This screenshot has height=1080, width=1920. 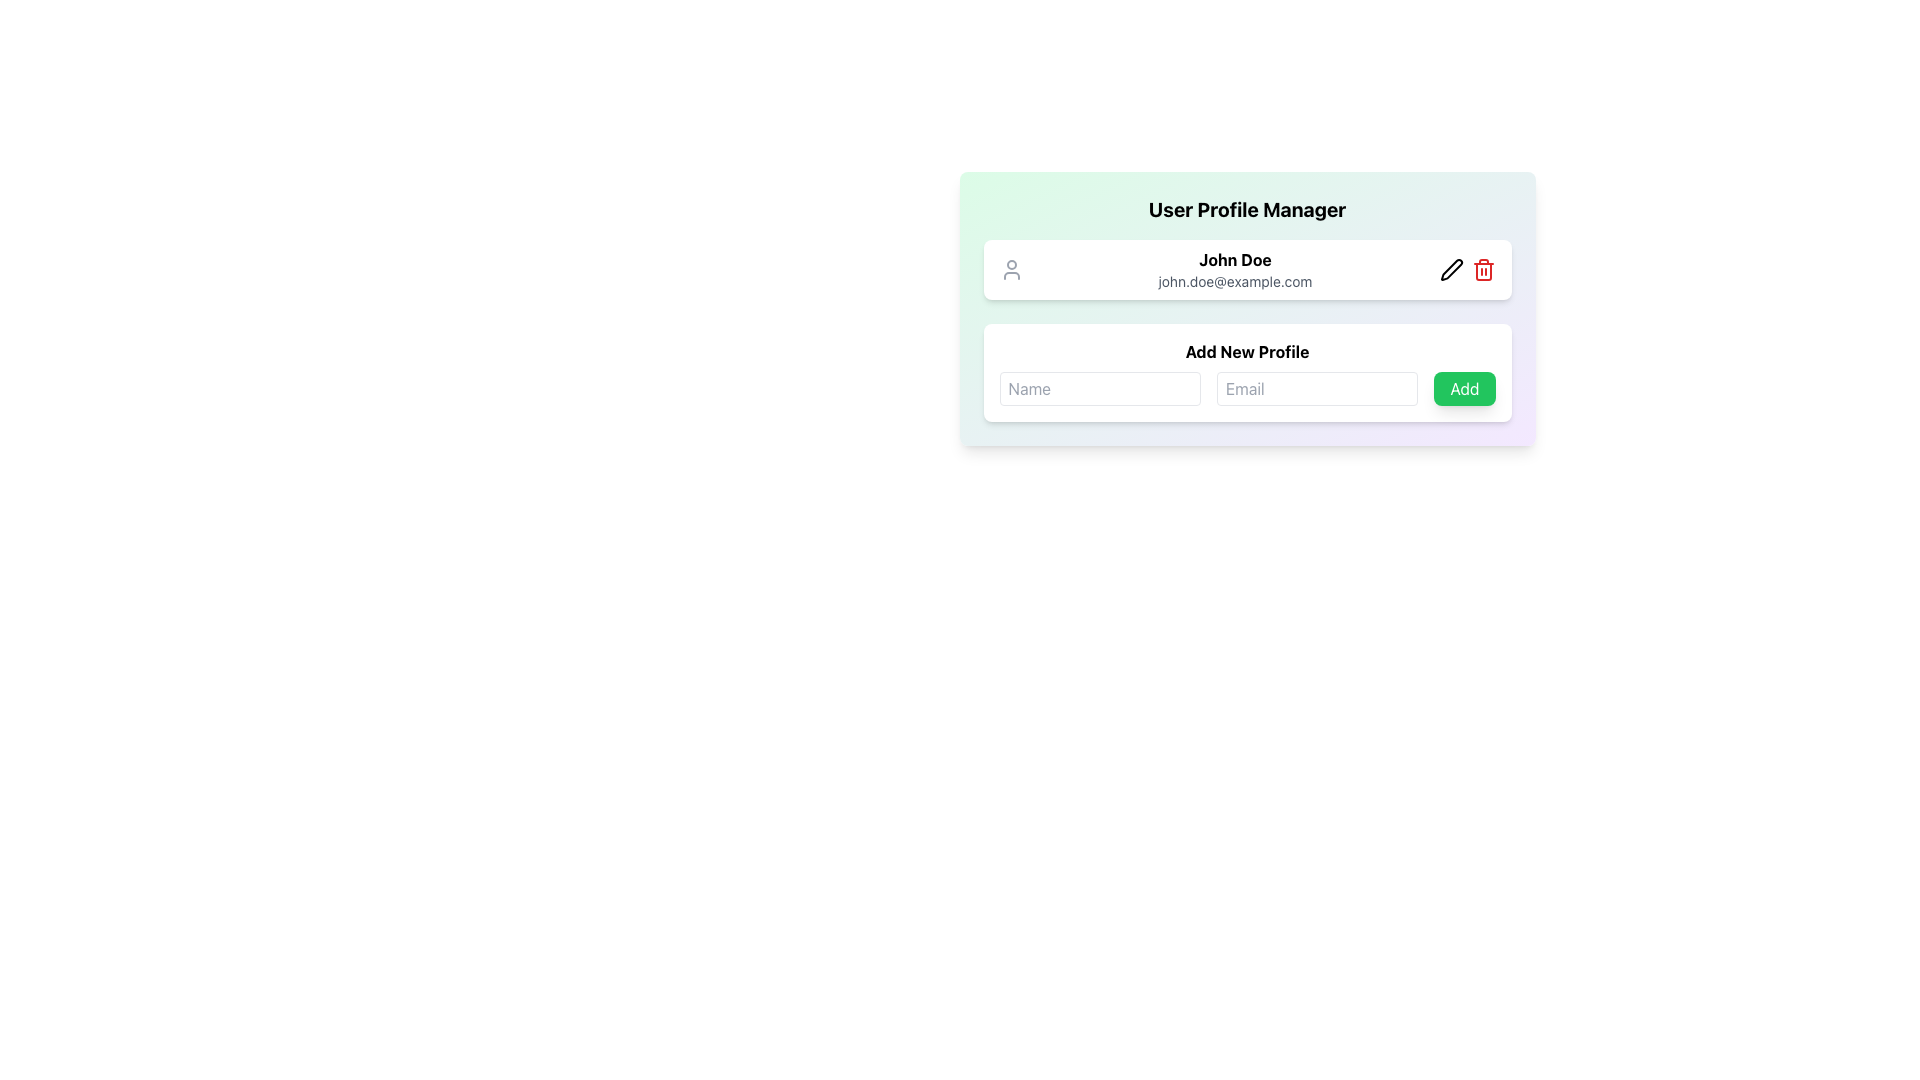 What do you see at coordinates (1483, 272) in the screenshot?
I see `the middle component of the trash bin icon located in the profile management section at the top-right corner of the user profile card` at bounding box center [1483, 272].